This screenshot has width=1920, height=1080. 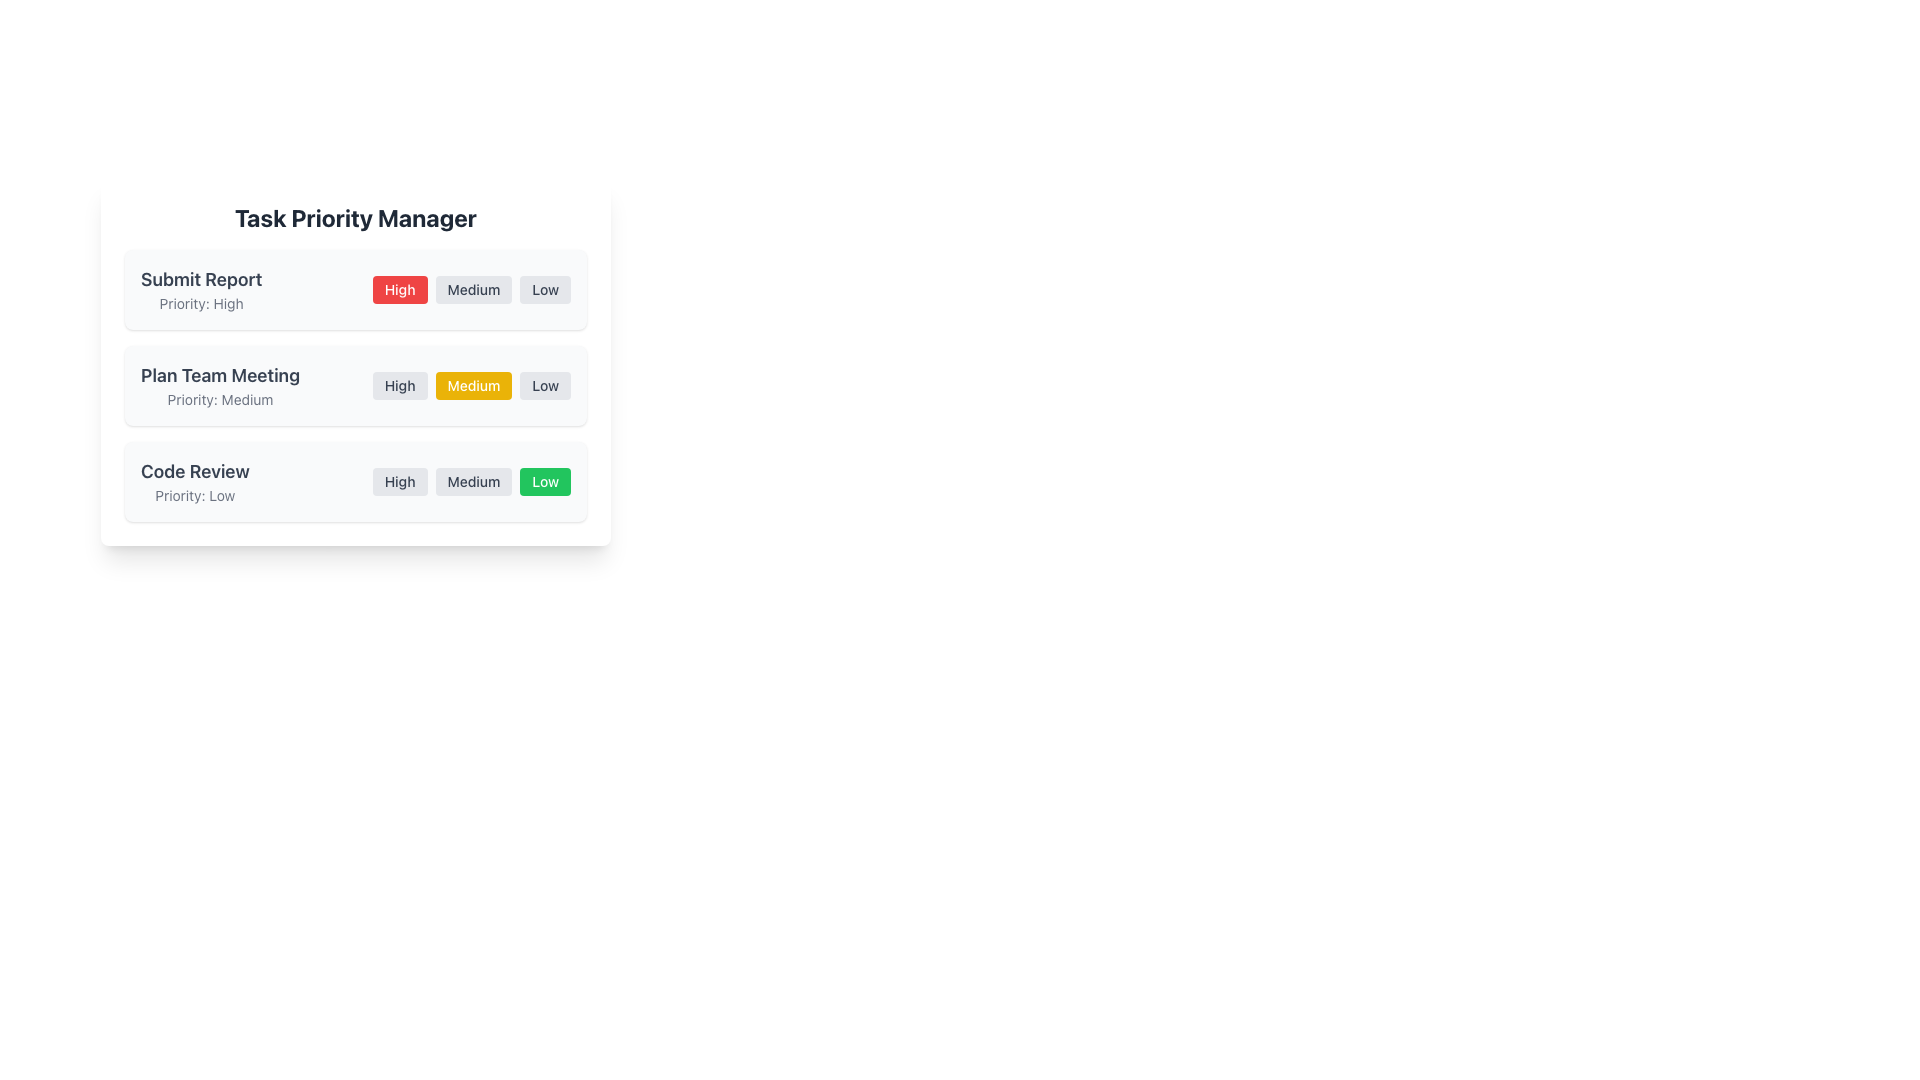 What do you see at coordinates (399, 482) in the screenshot?
I see `the 'High' priority button in the 'Task Priority Manager' interface` at bounding box center [399, 482].